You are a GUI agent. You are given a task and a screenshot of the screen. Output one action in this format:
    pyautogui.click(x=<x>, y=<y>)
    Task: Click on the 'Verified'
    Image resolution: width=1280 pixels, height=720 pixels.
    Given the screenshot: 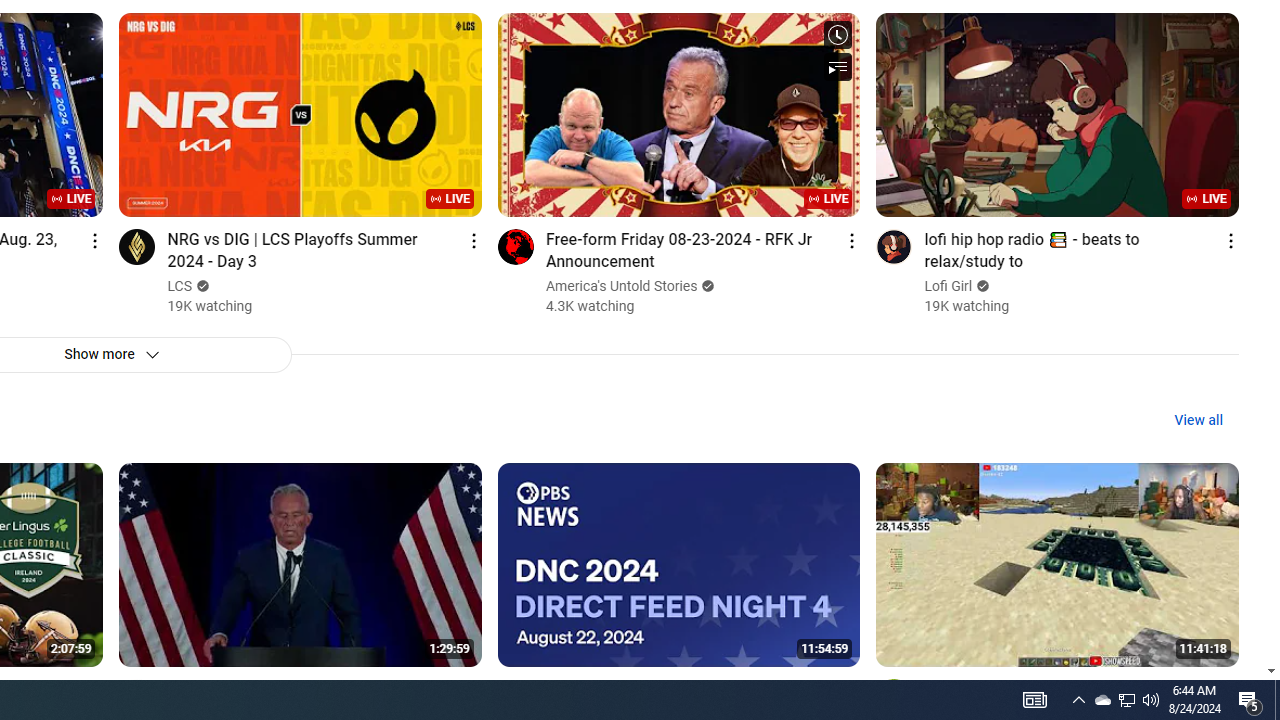 What is the action you would take?
    pyautogui.click(x=981, y=286)
    